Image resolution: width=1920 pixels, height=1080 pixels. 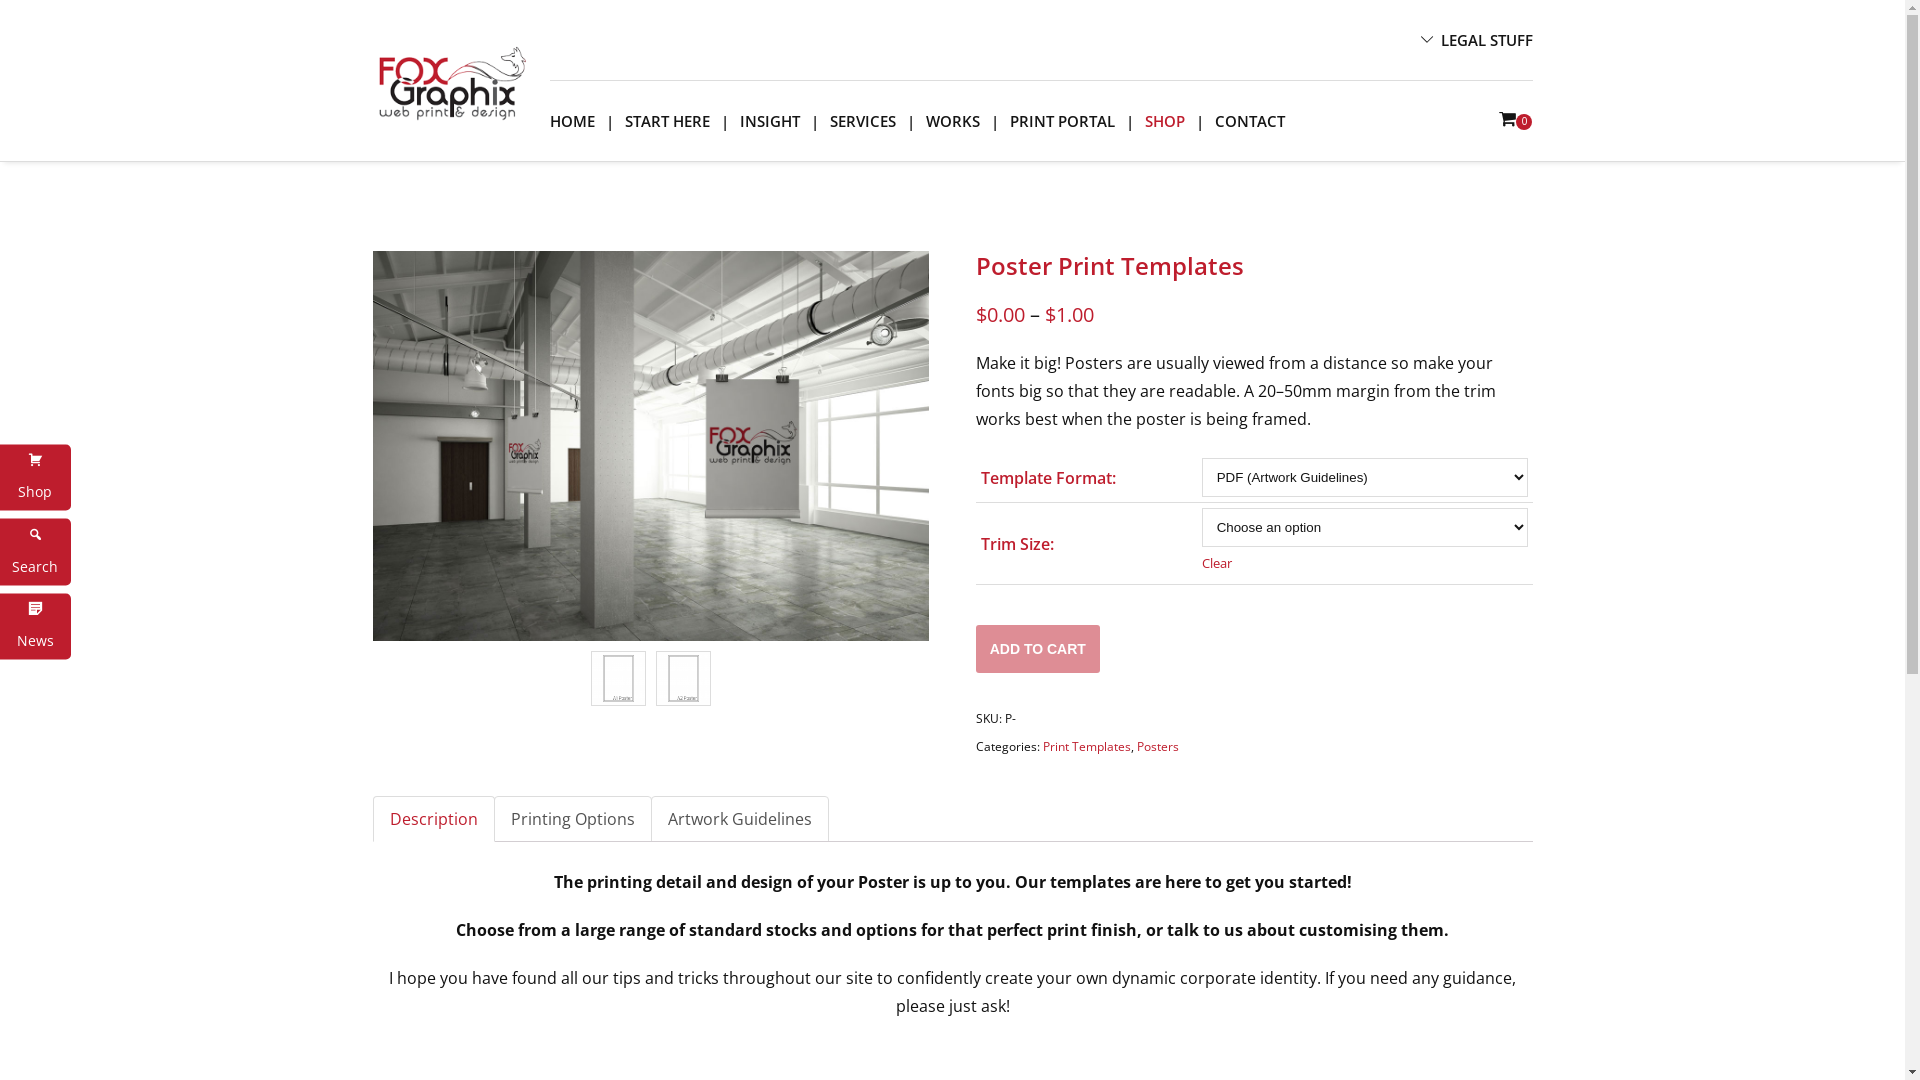 I want to click on 'Printing Options', so click(x=570, y=818).